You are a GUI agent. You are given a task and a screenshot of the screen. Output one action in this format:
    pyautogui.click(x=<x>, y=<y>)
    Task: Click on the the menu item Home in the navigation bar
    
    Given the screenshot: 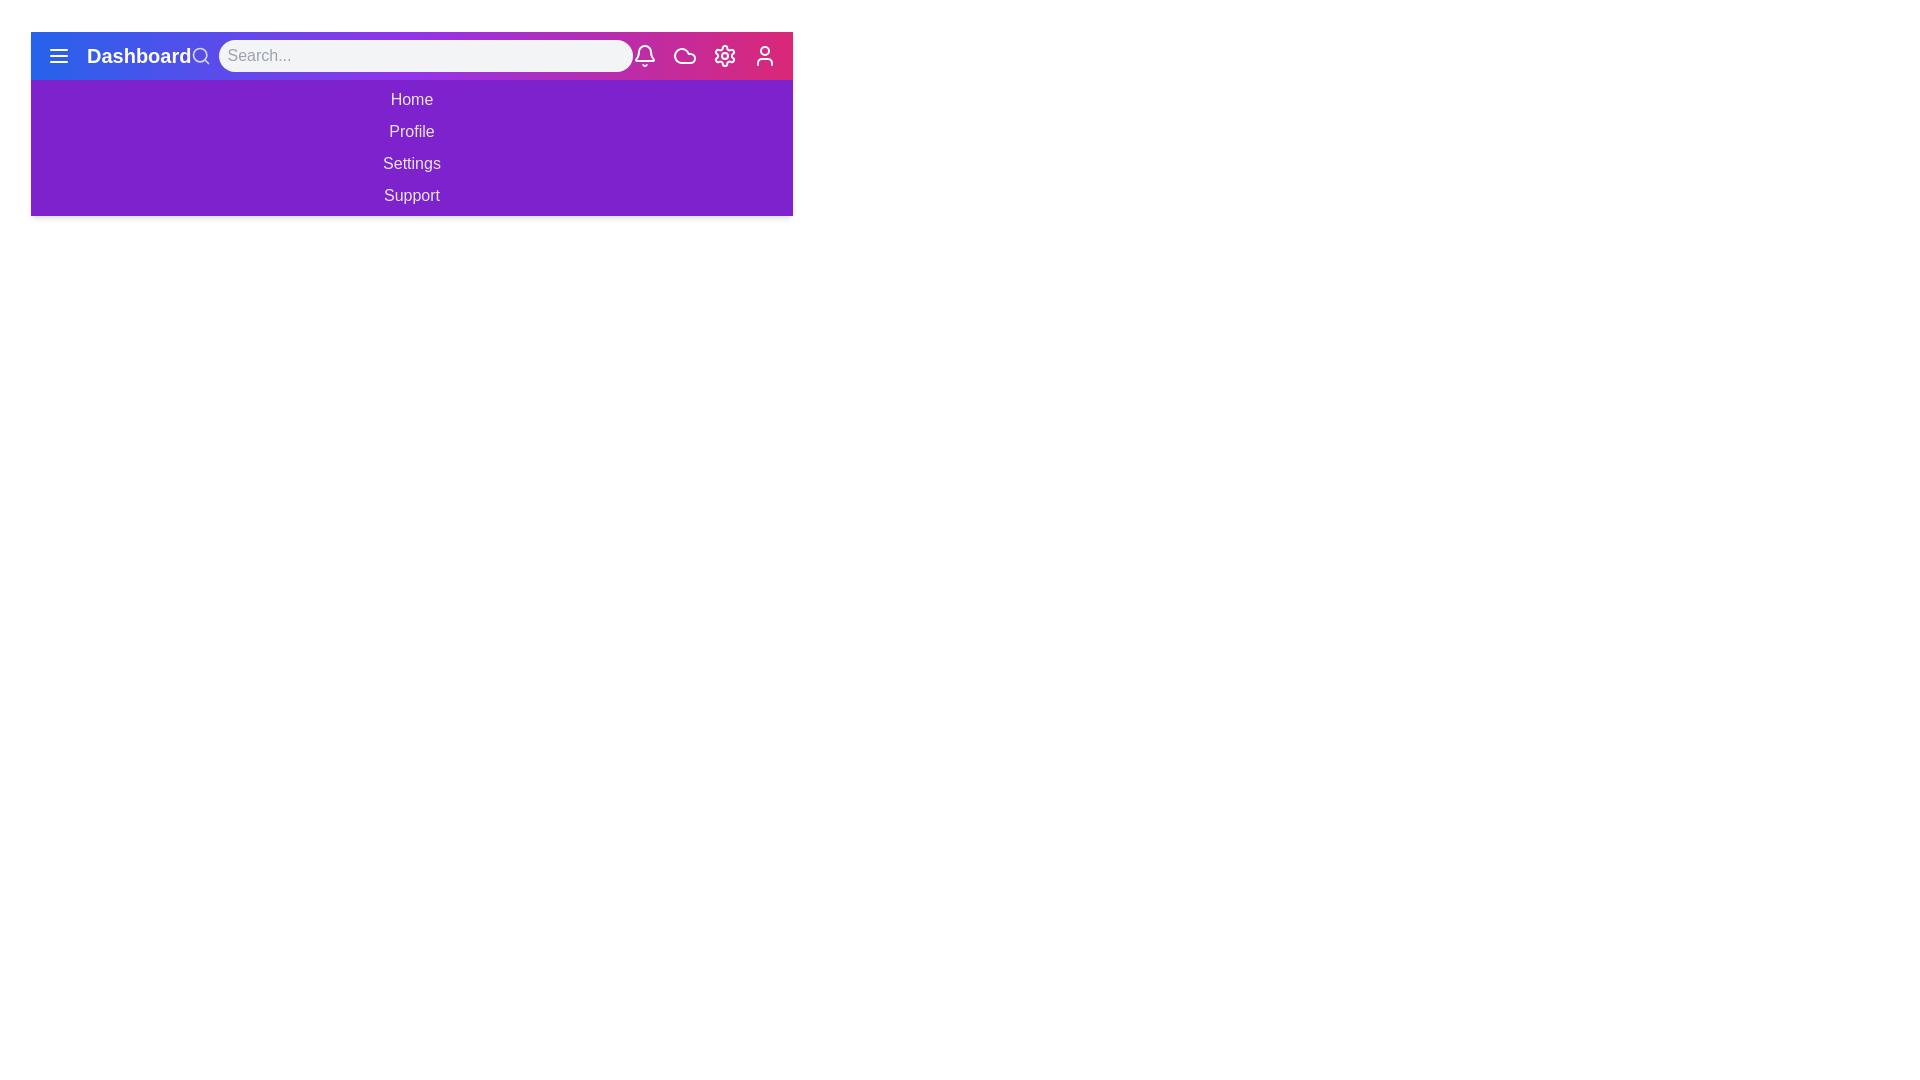 What is the action you would take?
    pyautogui.click(x=411, y=100)
    